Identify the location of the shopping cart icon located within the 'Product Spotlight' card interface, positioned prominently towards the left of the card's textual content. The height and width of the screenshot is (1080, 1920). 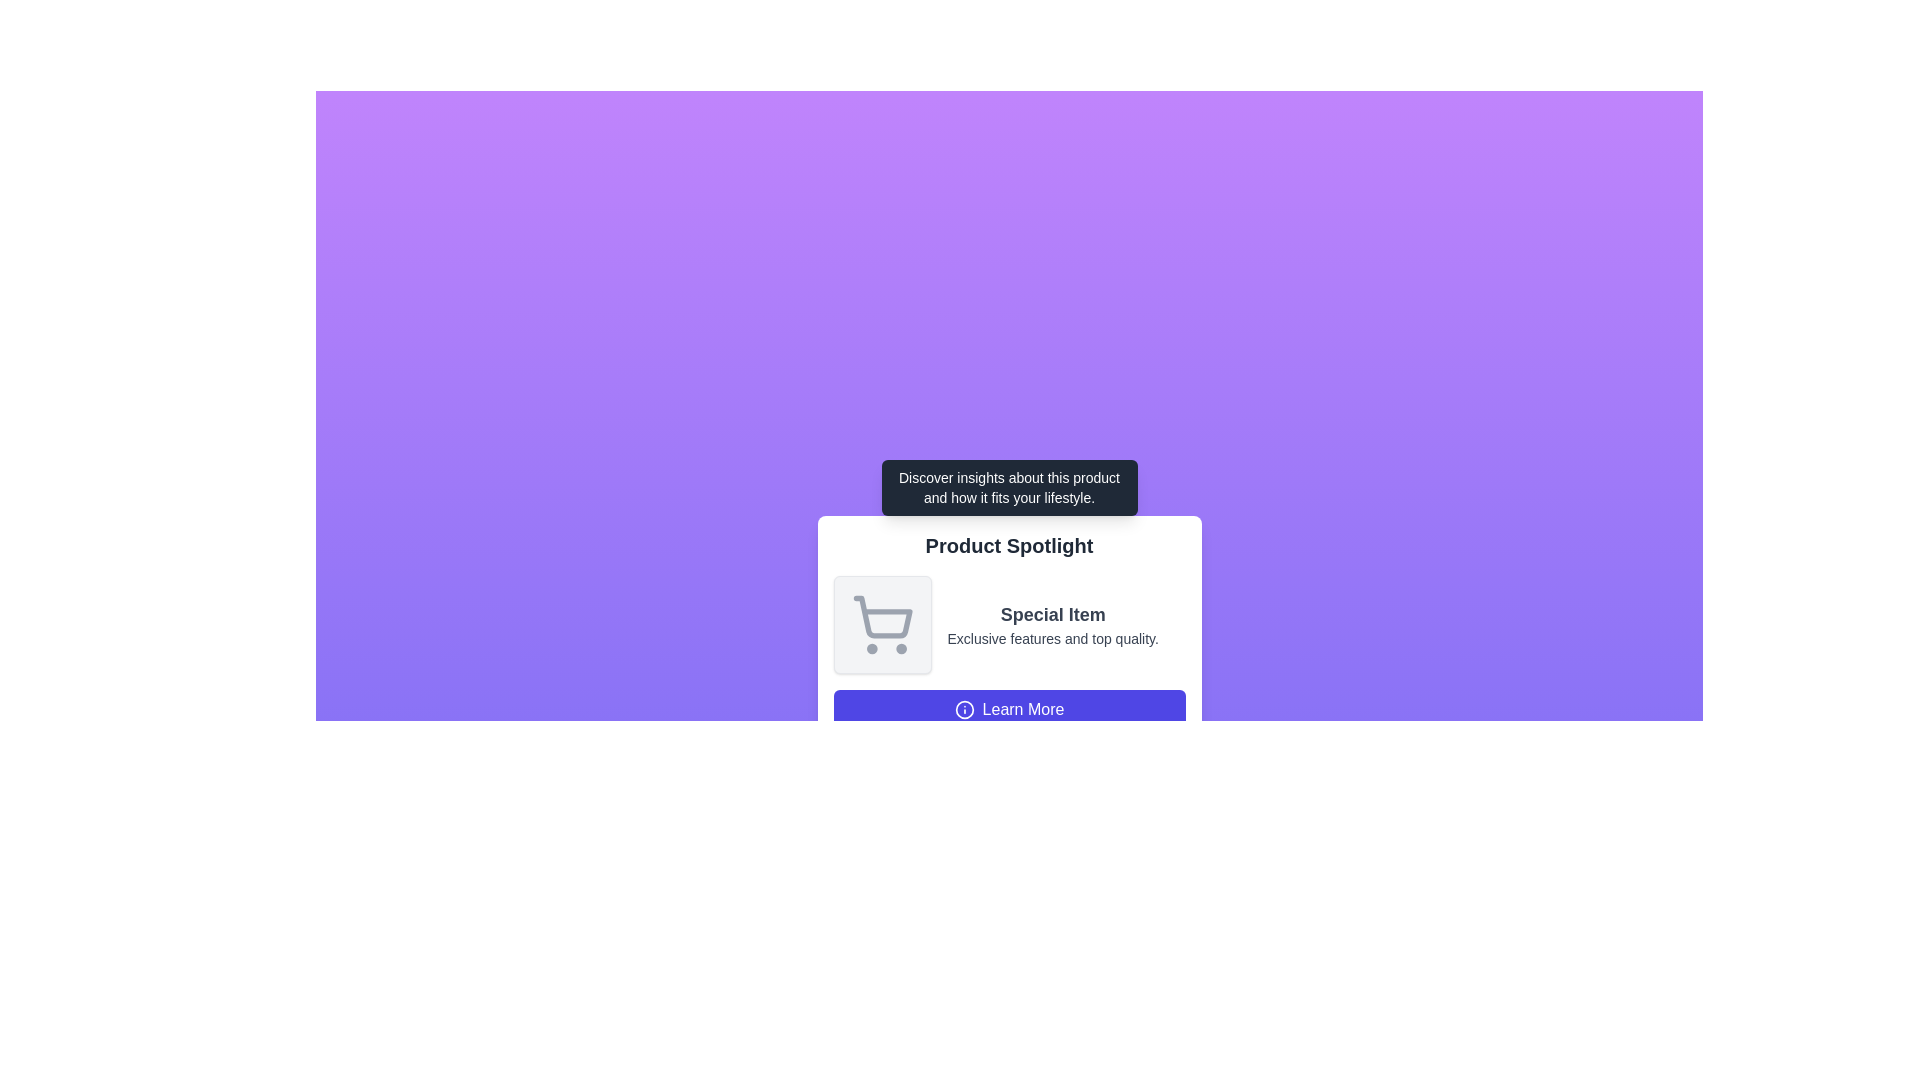
(881, 616).